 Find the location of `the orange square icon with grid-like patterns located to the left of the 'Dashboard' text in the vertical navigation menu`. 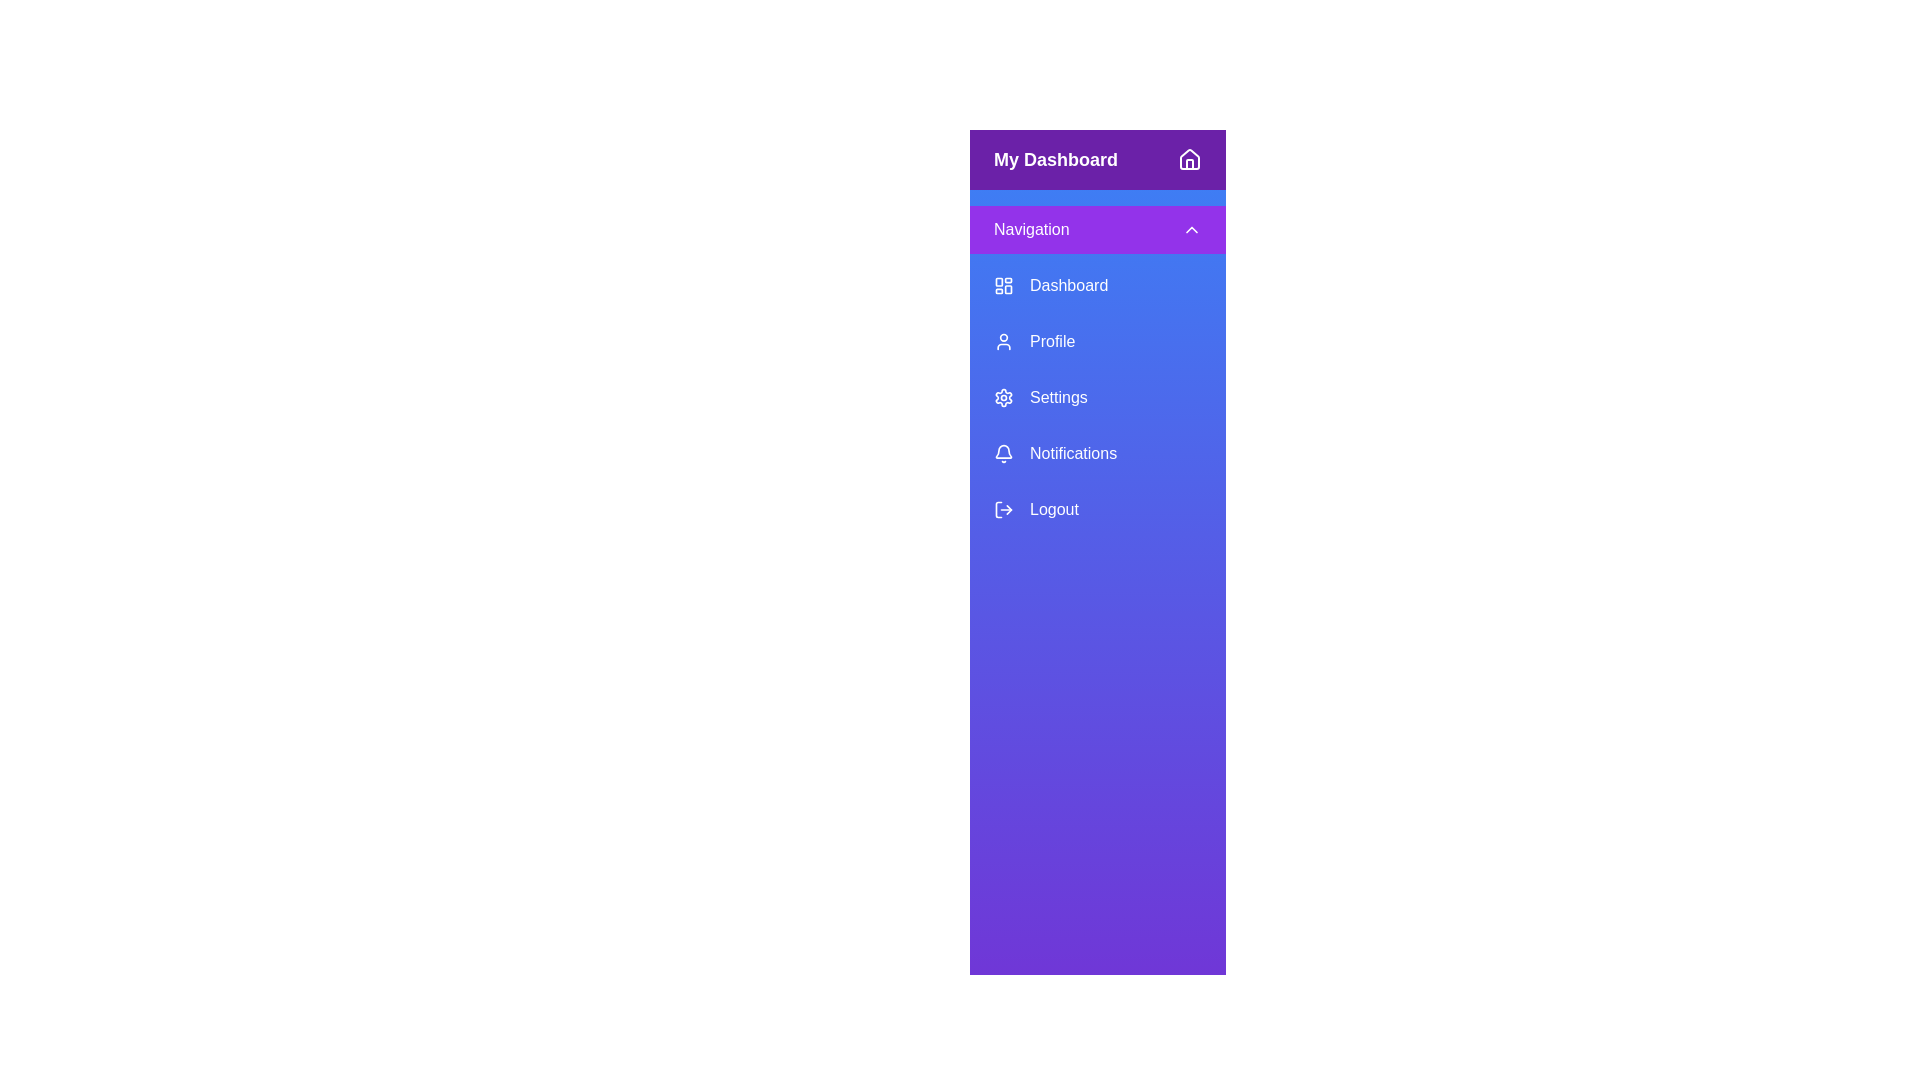

the orange square icon with grid-like patterns located to the left of the 'Dashboard' text in the vertical navigation menu is located at coordinates (1003, 285).